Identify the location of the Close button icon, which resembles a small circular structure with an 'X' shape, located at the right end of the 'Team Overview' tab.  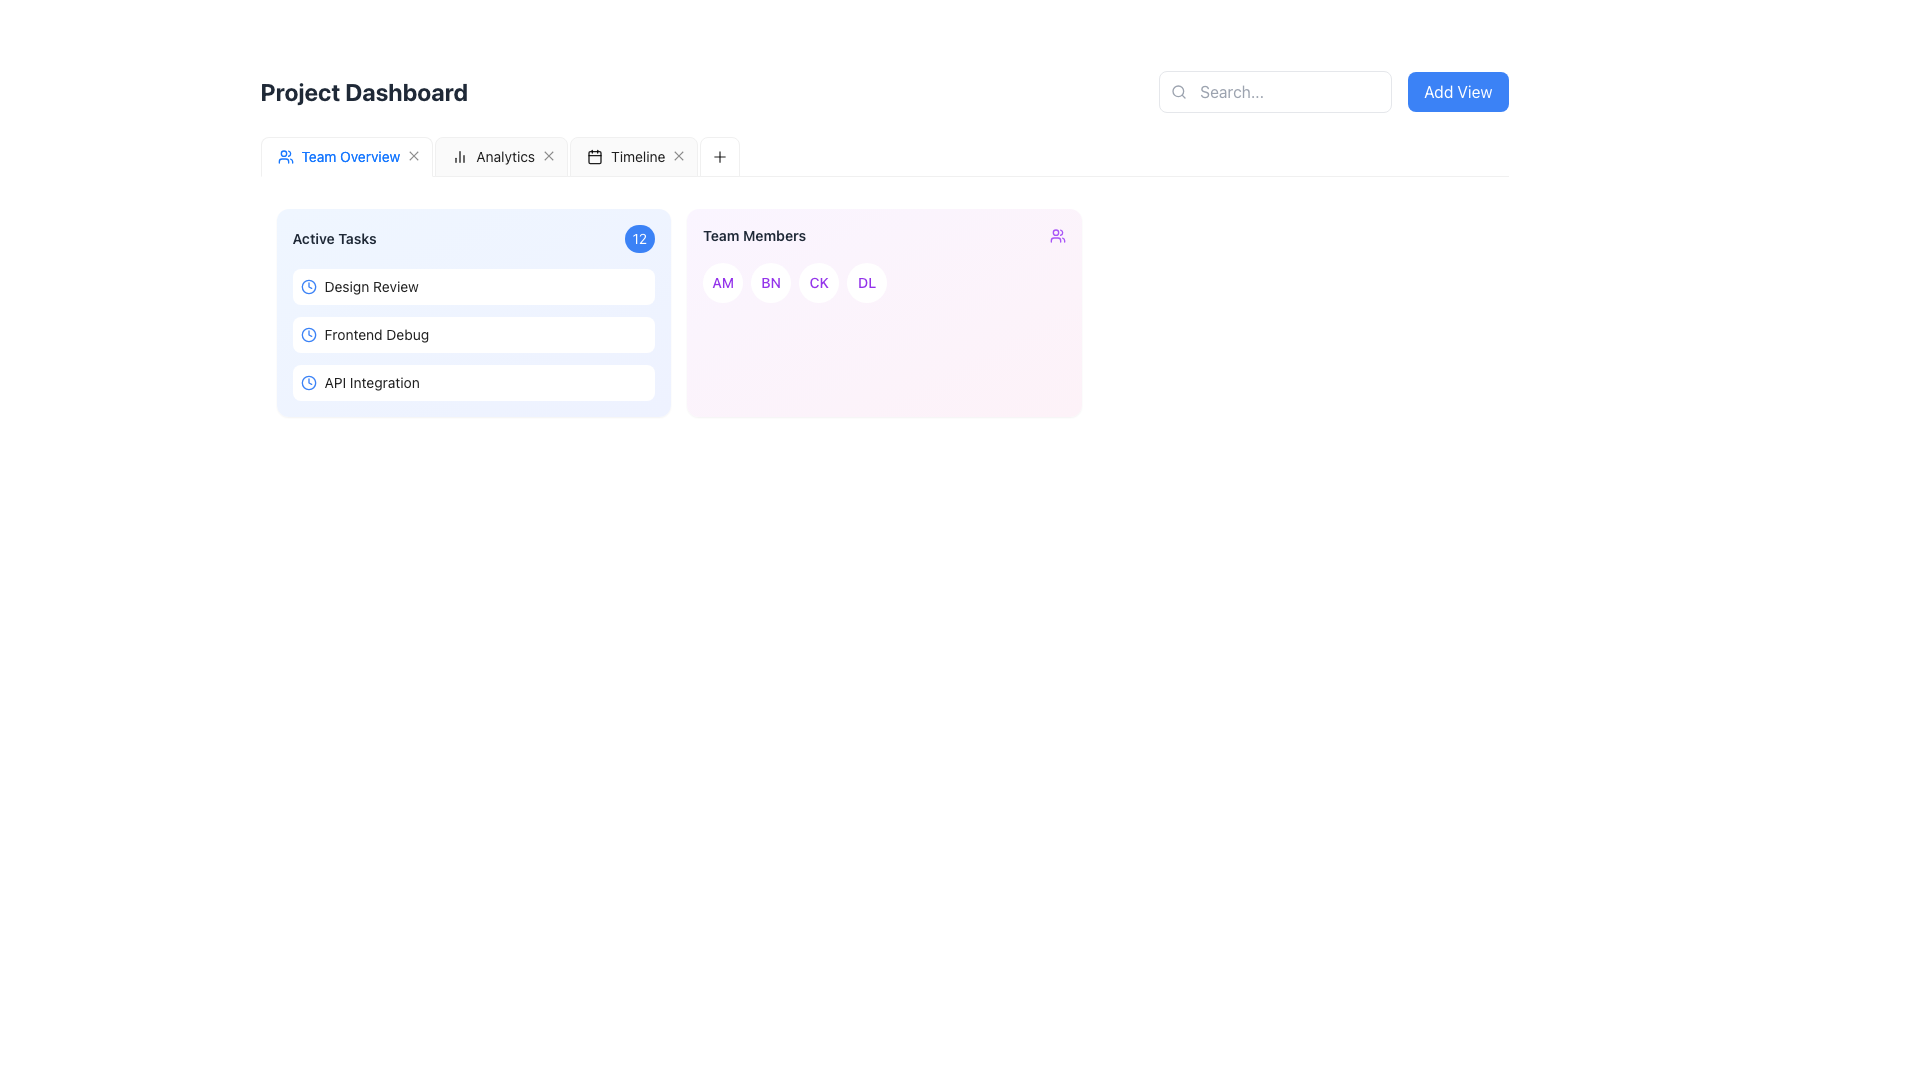
(413, 155).